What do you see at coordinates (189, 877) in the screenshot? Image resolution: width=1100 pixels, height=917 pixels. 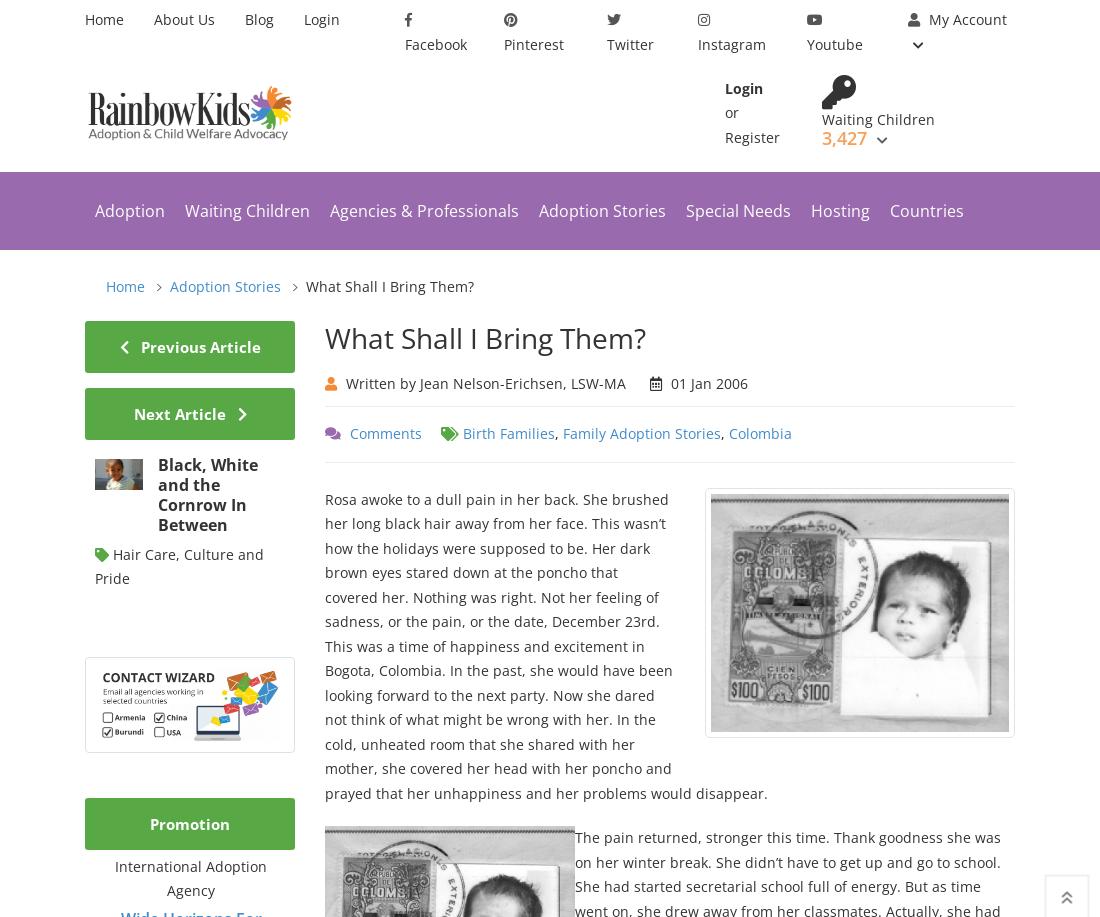 I see `'International Adoption Agency'` at bounding box center [189, 877].